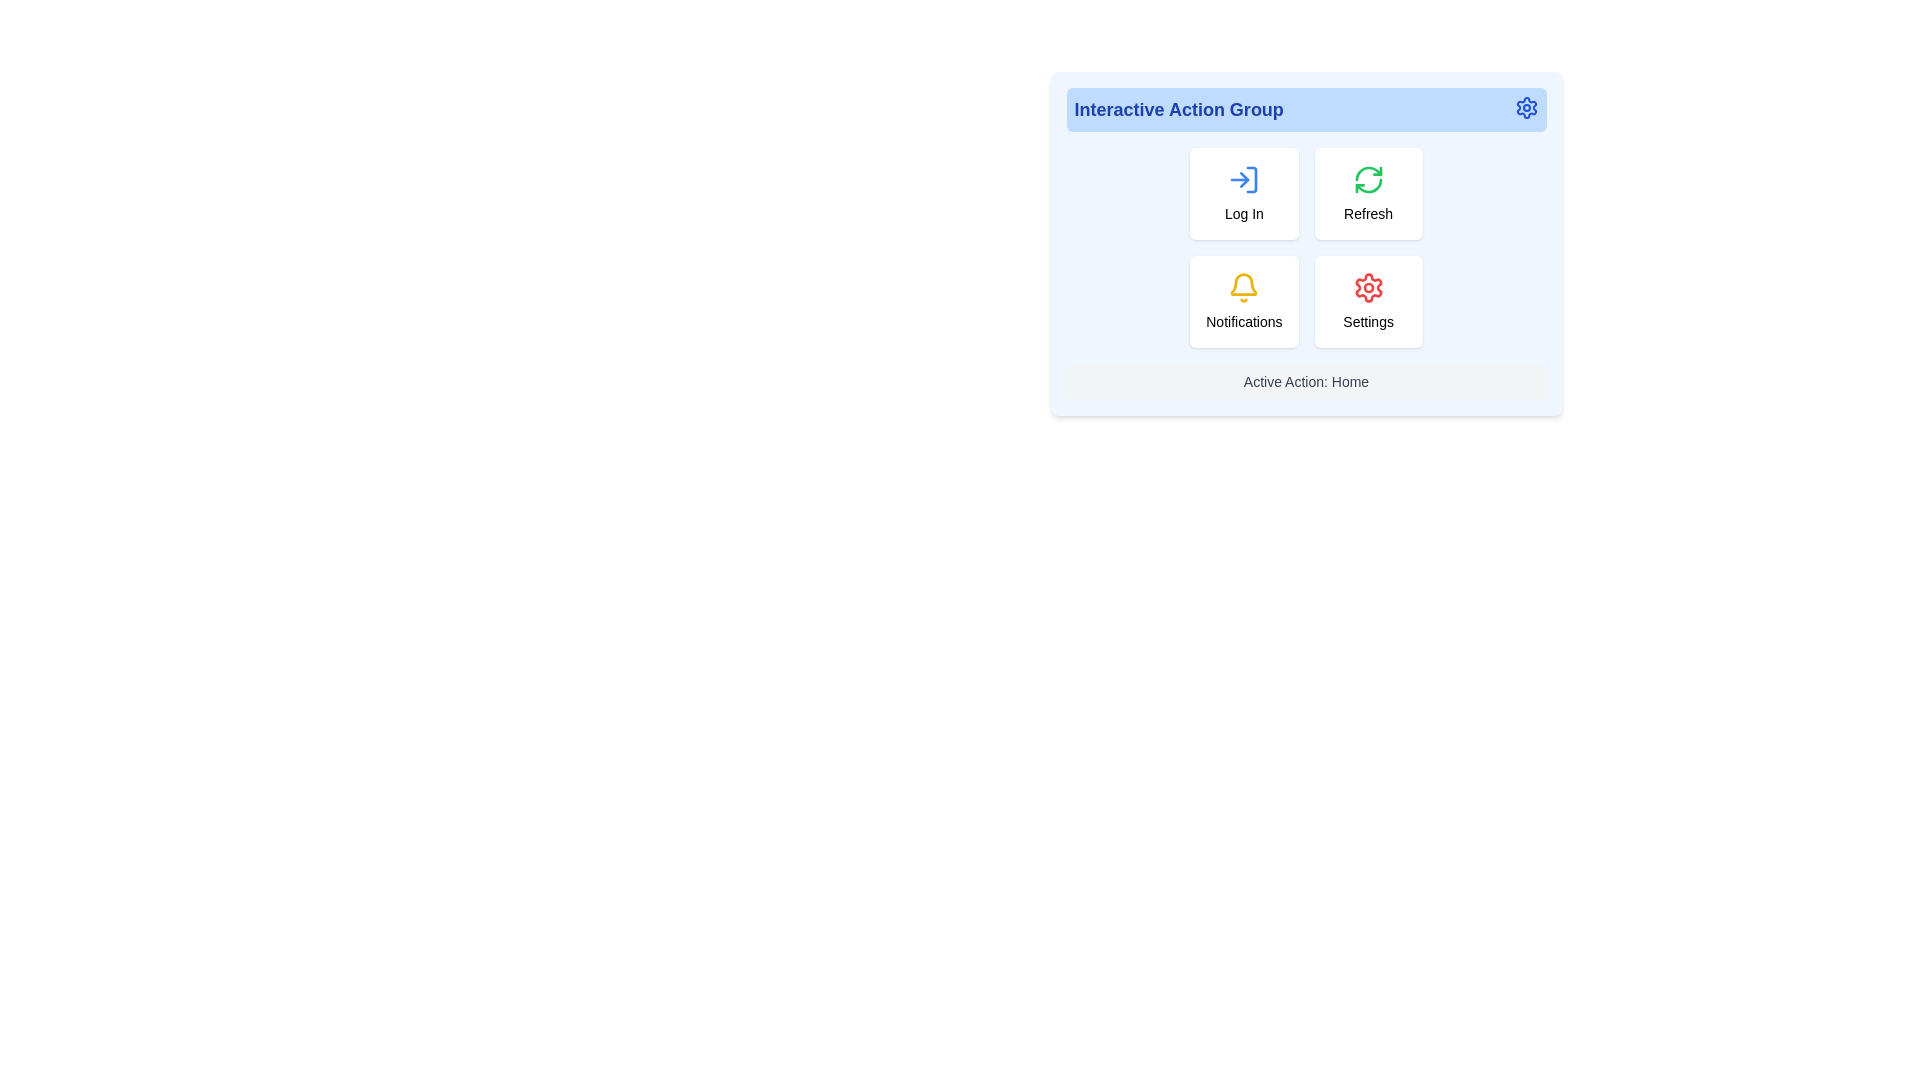 The height and width of the screenshot is (1080, 1920). Describe the element at coordinates (1243, 193) in the screenshot. I see `the 'Log In' button located in the top-left position of a 2x2 grid layout to initiate the login process` at that location.